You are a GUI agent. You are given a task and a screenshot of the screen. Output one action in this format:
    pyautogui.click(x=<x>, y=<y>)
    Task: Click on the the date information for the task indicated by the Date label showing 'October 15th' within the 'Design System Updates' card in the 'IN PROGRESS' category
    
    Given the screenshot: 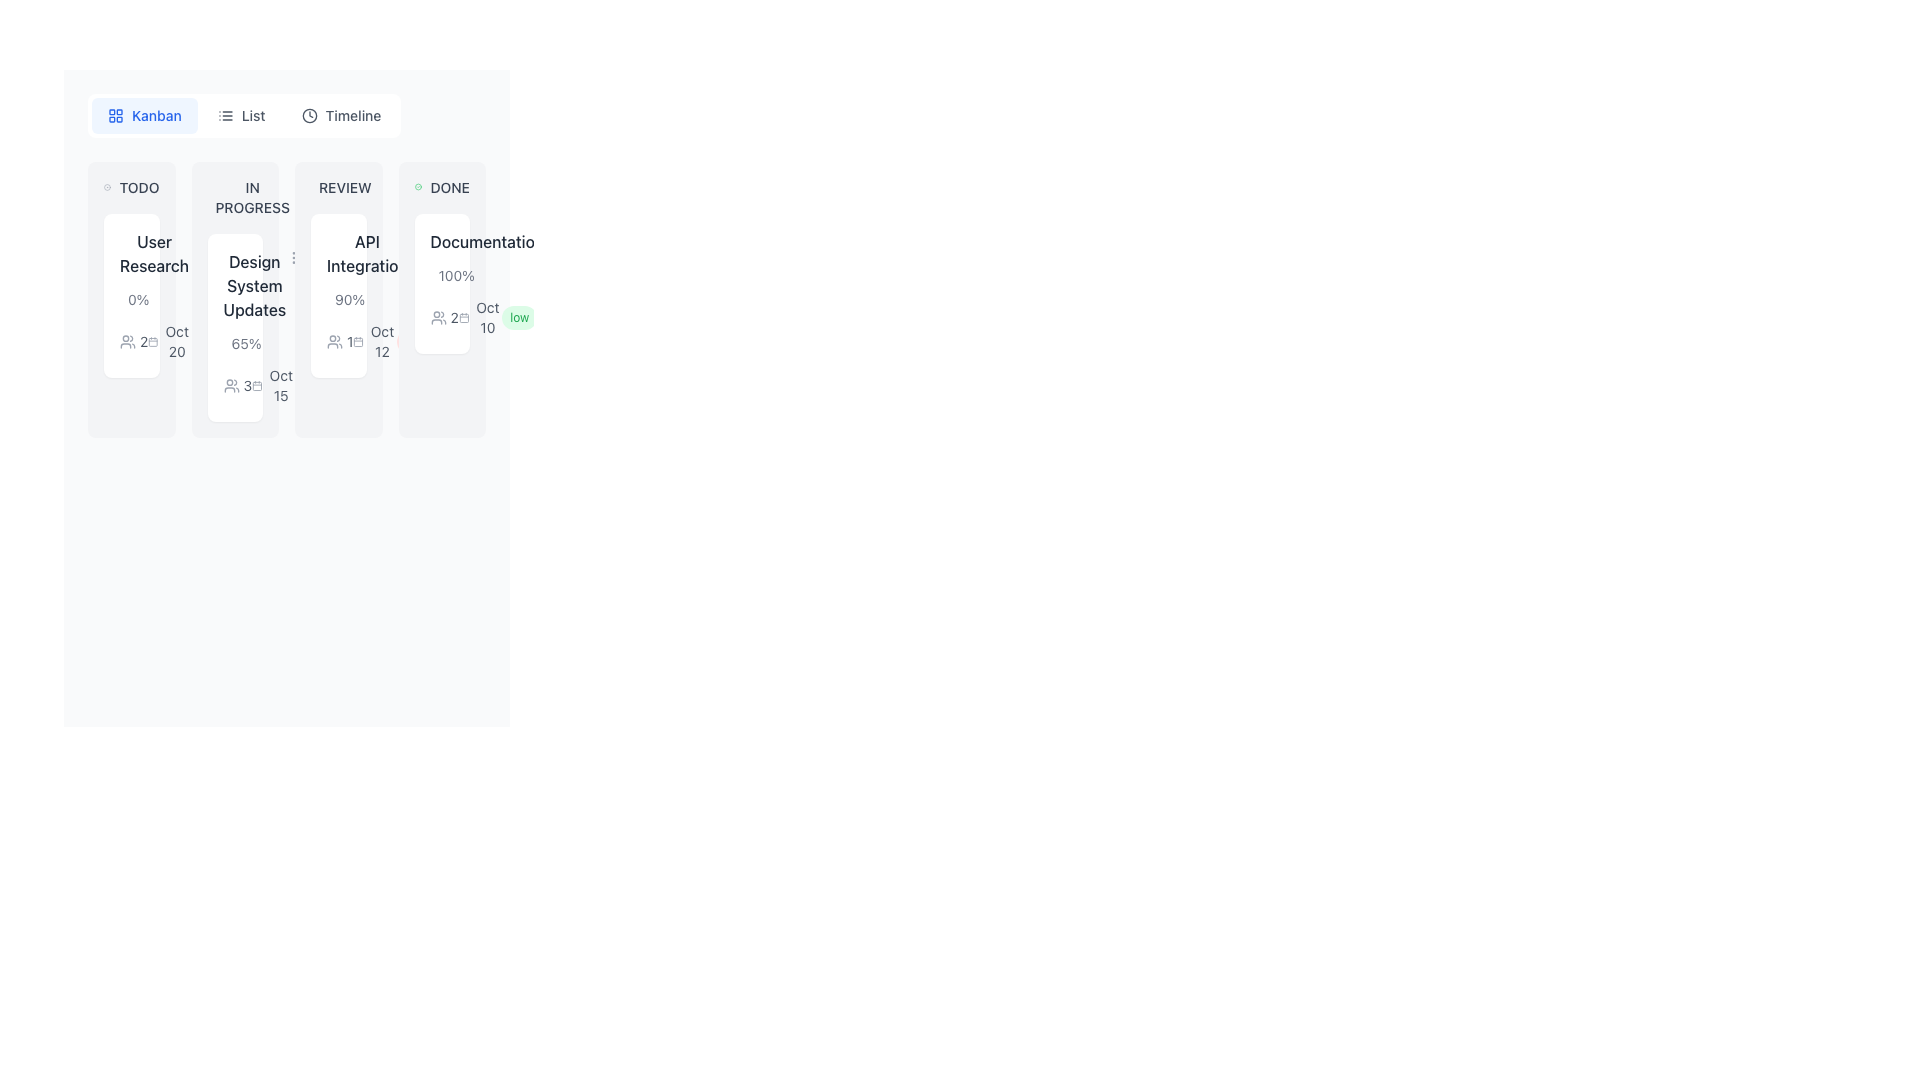 What is the action you would take?
    pyautogui.click(x=272, y=385)
    